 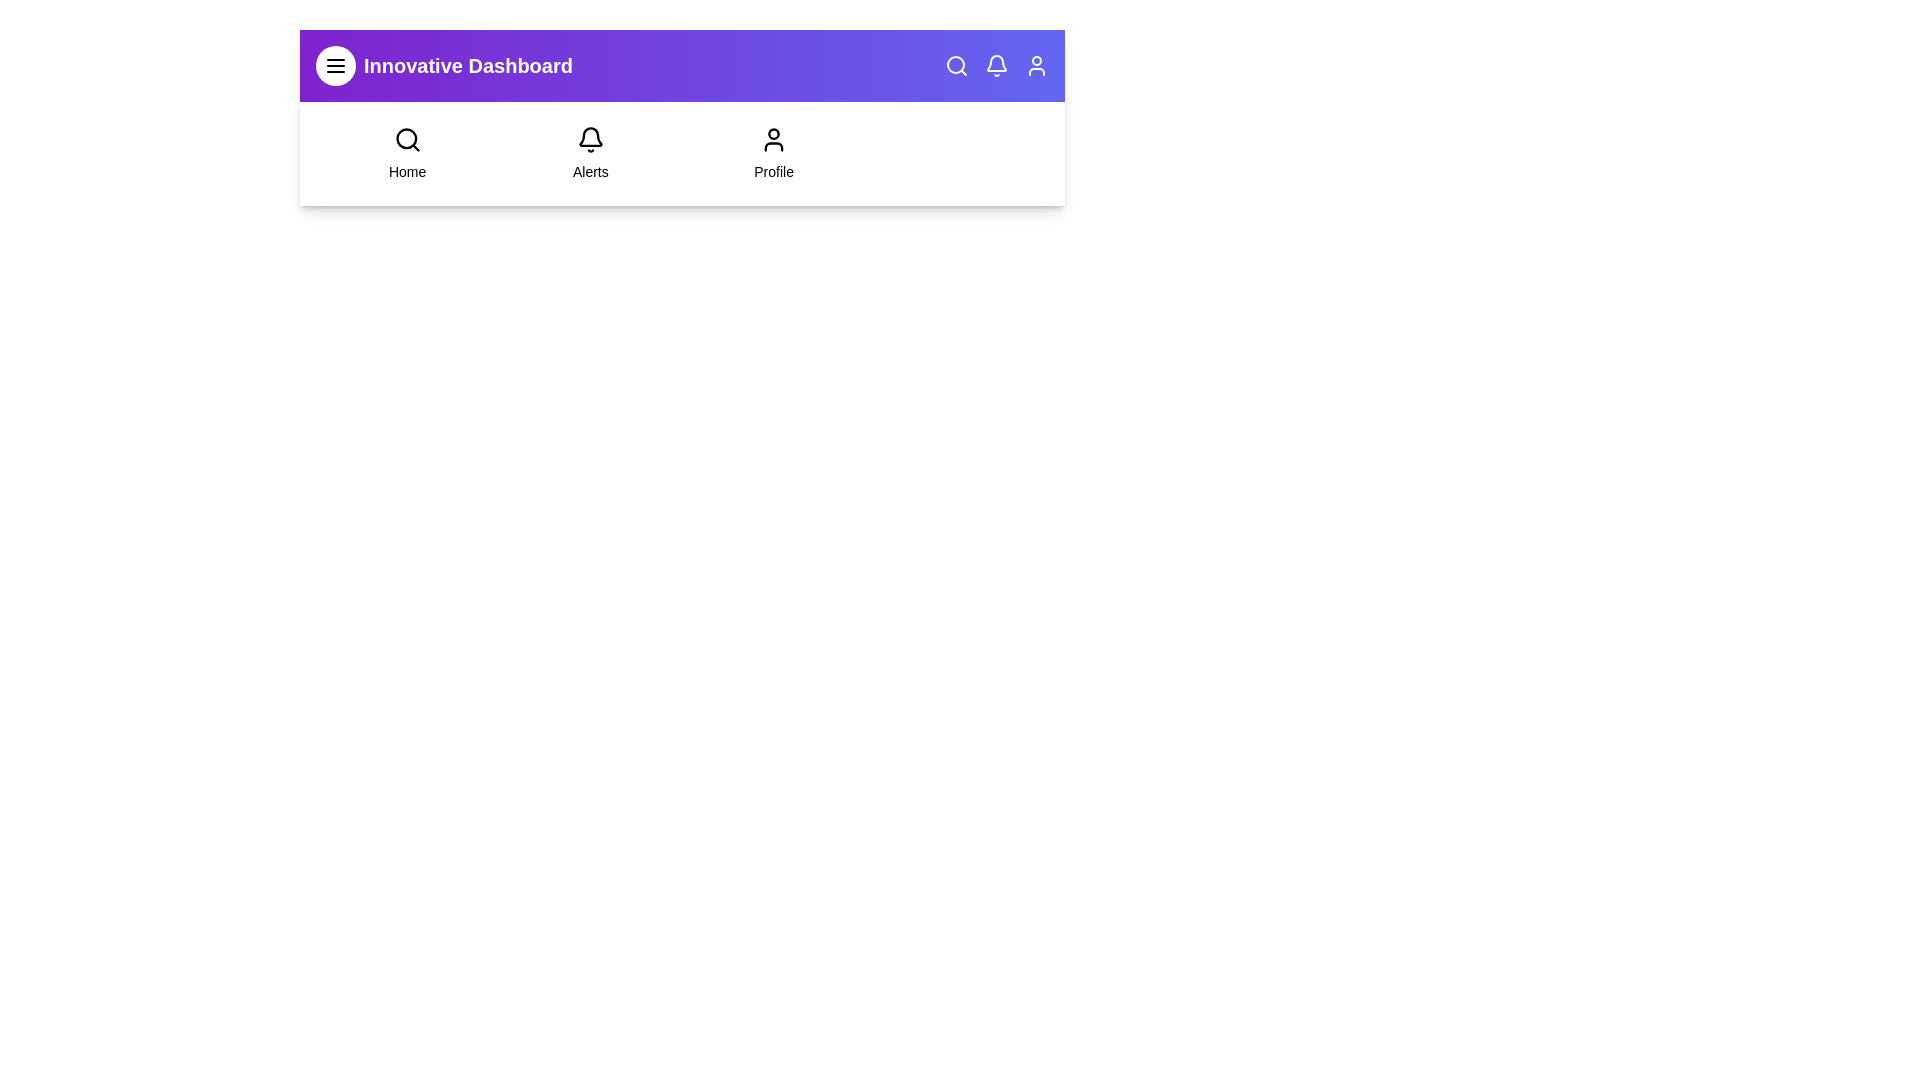 I want to click on the Search icon in the InnovativeAppBar, so click(x=955, y=64).